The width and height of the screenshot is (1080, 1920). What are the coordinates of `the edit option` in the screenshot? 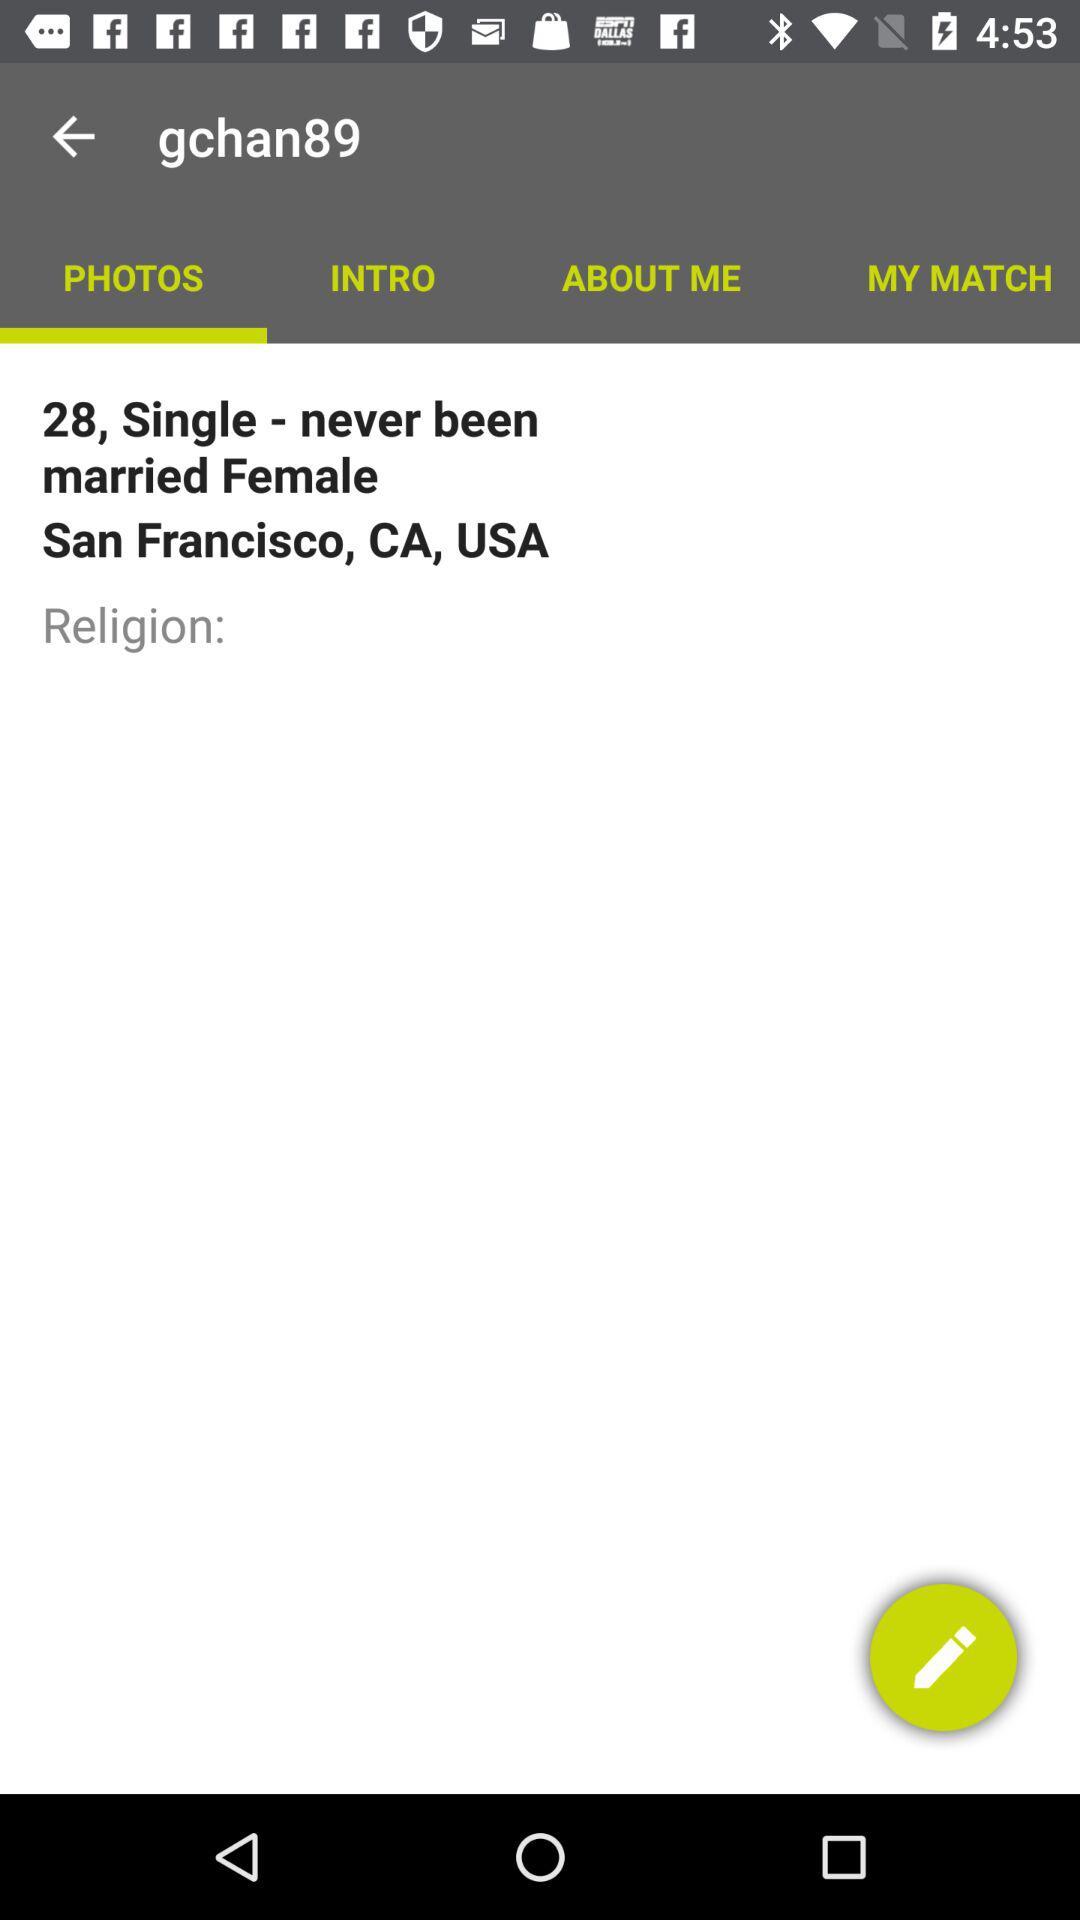 It's located at (943, 1657).